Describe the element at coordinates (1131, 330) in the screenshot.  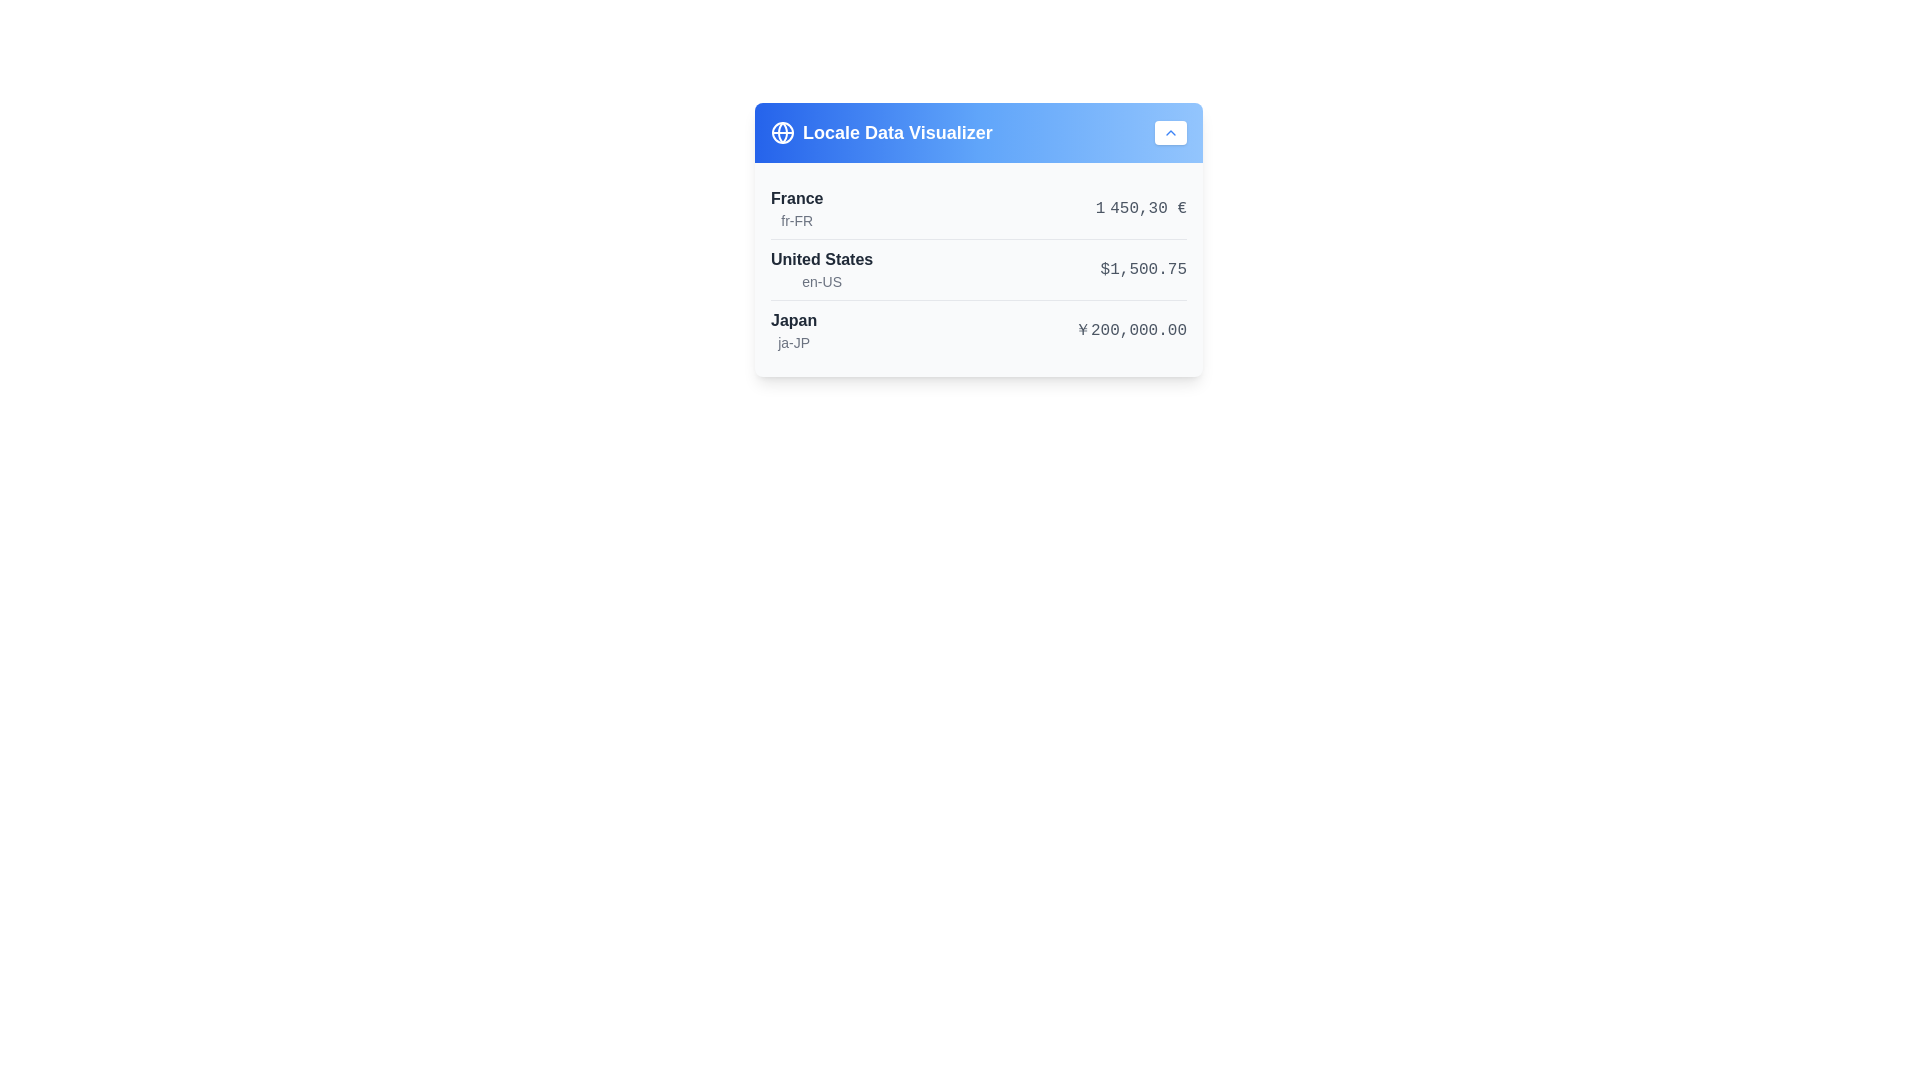
I see `the non-interactive text label displaying the monetary value associated with 'Japan', located on the last row of the list under 'Locale Data Visualizer', to the right of the label 'Japan'` at that location.